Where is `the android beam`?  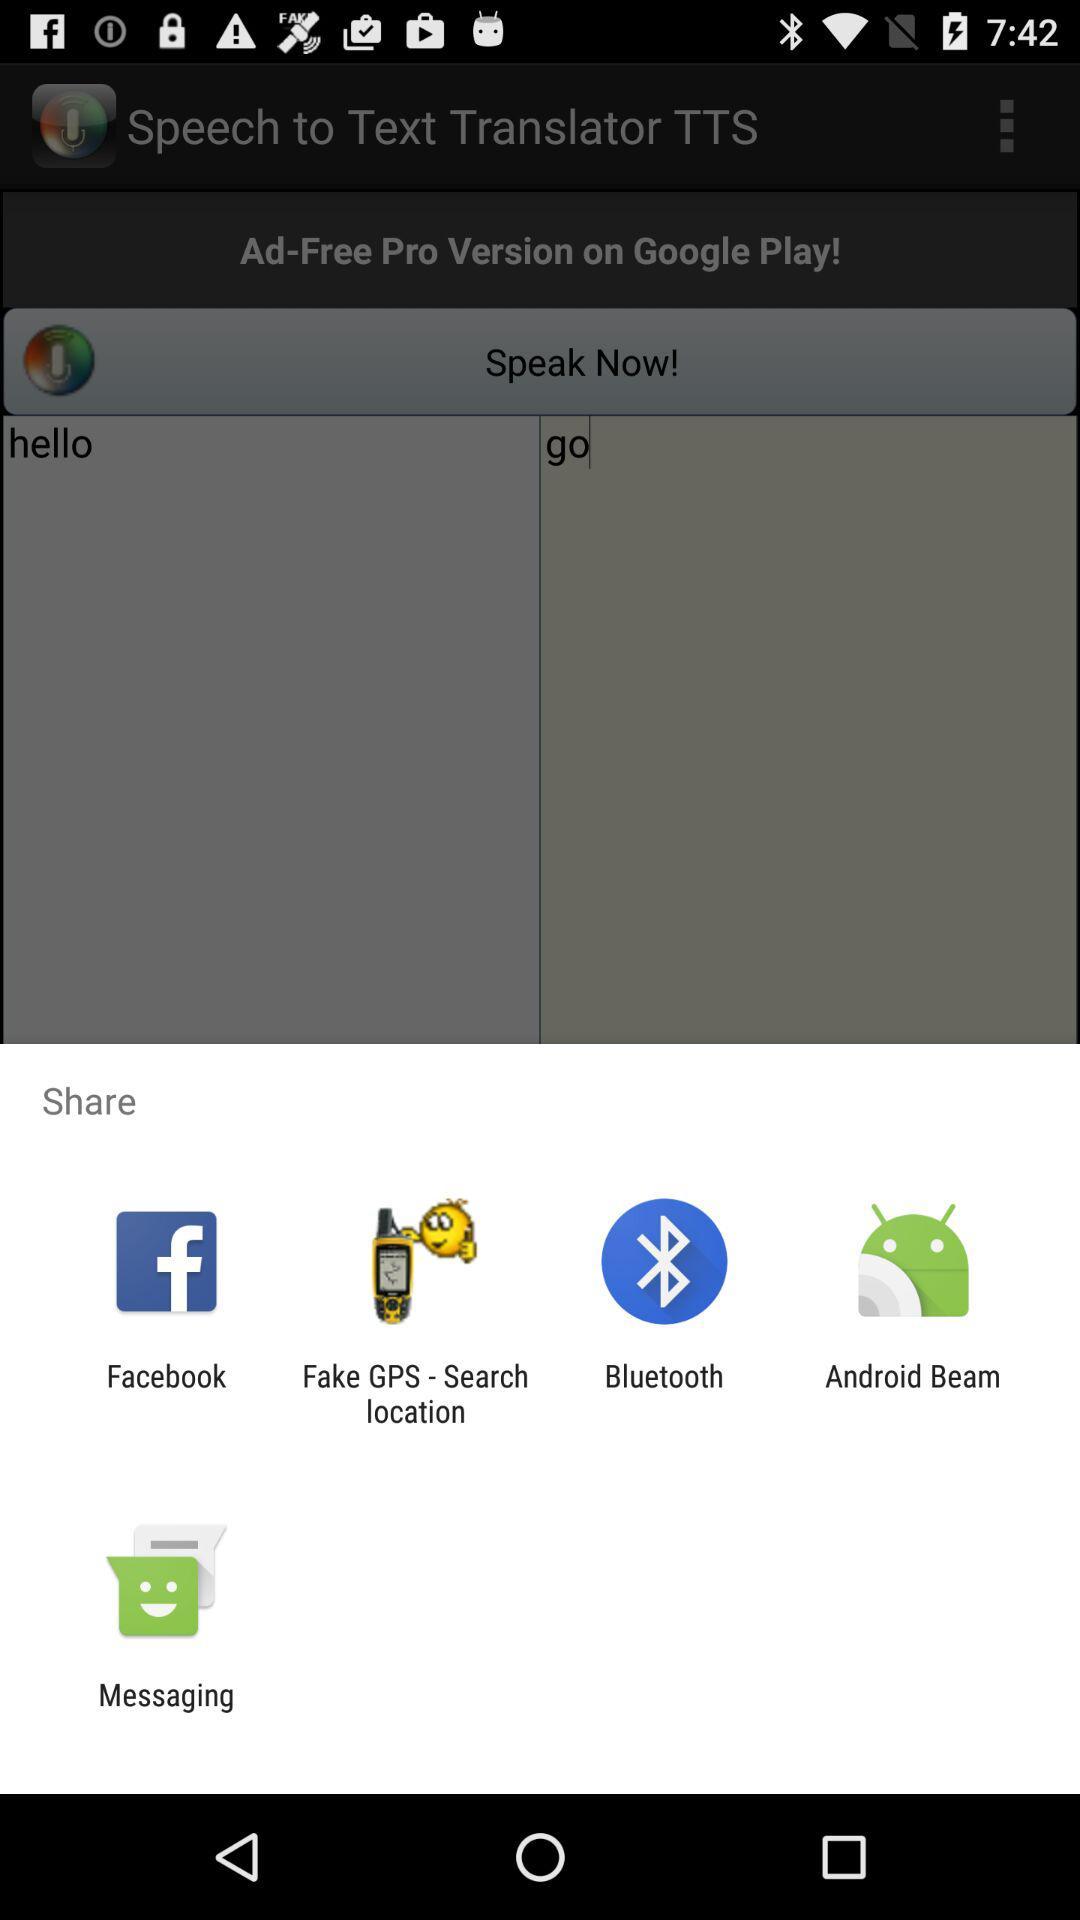
the android beam is located at coordinates (913, 1392).